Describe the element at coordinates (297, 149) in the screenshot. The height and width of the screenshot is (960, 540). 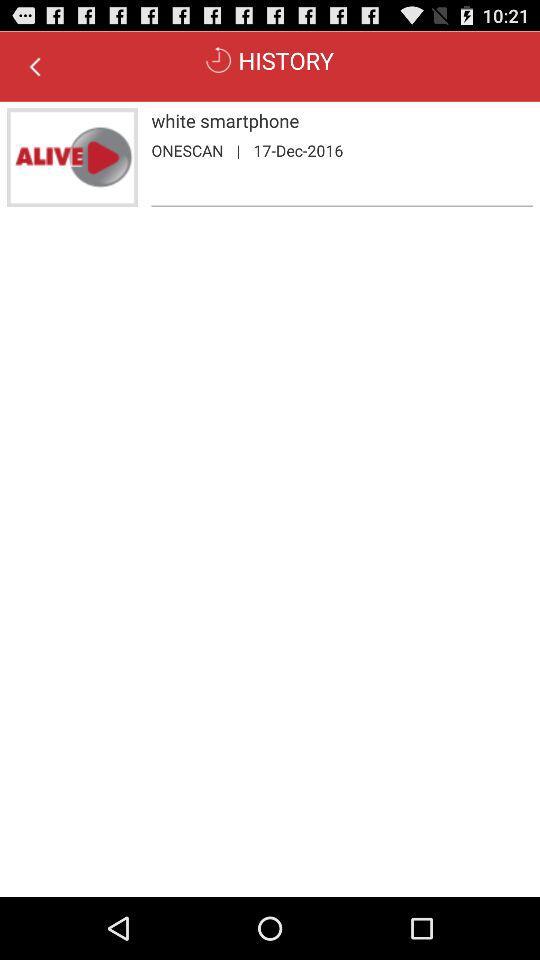
I see `the 17-dec-2016 app` at that location.